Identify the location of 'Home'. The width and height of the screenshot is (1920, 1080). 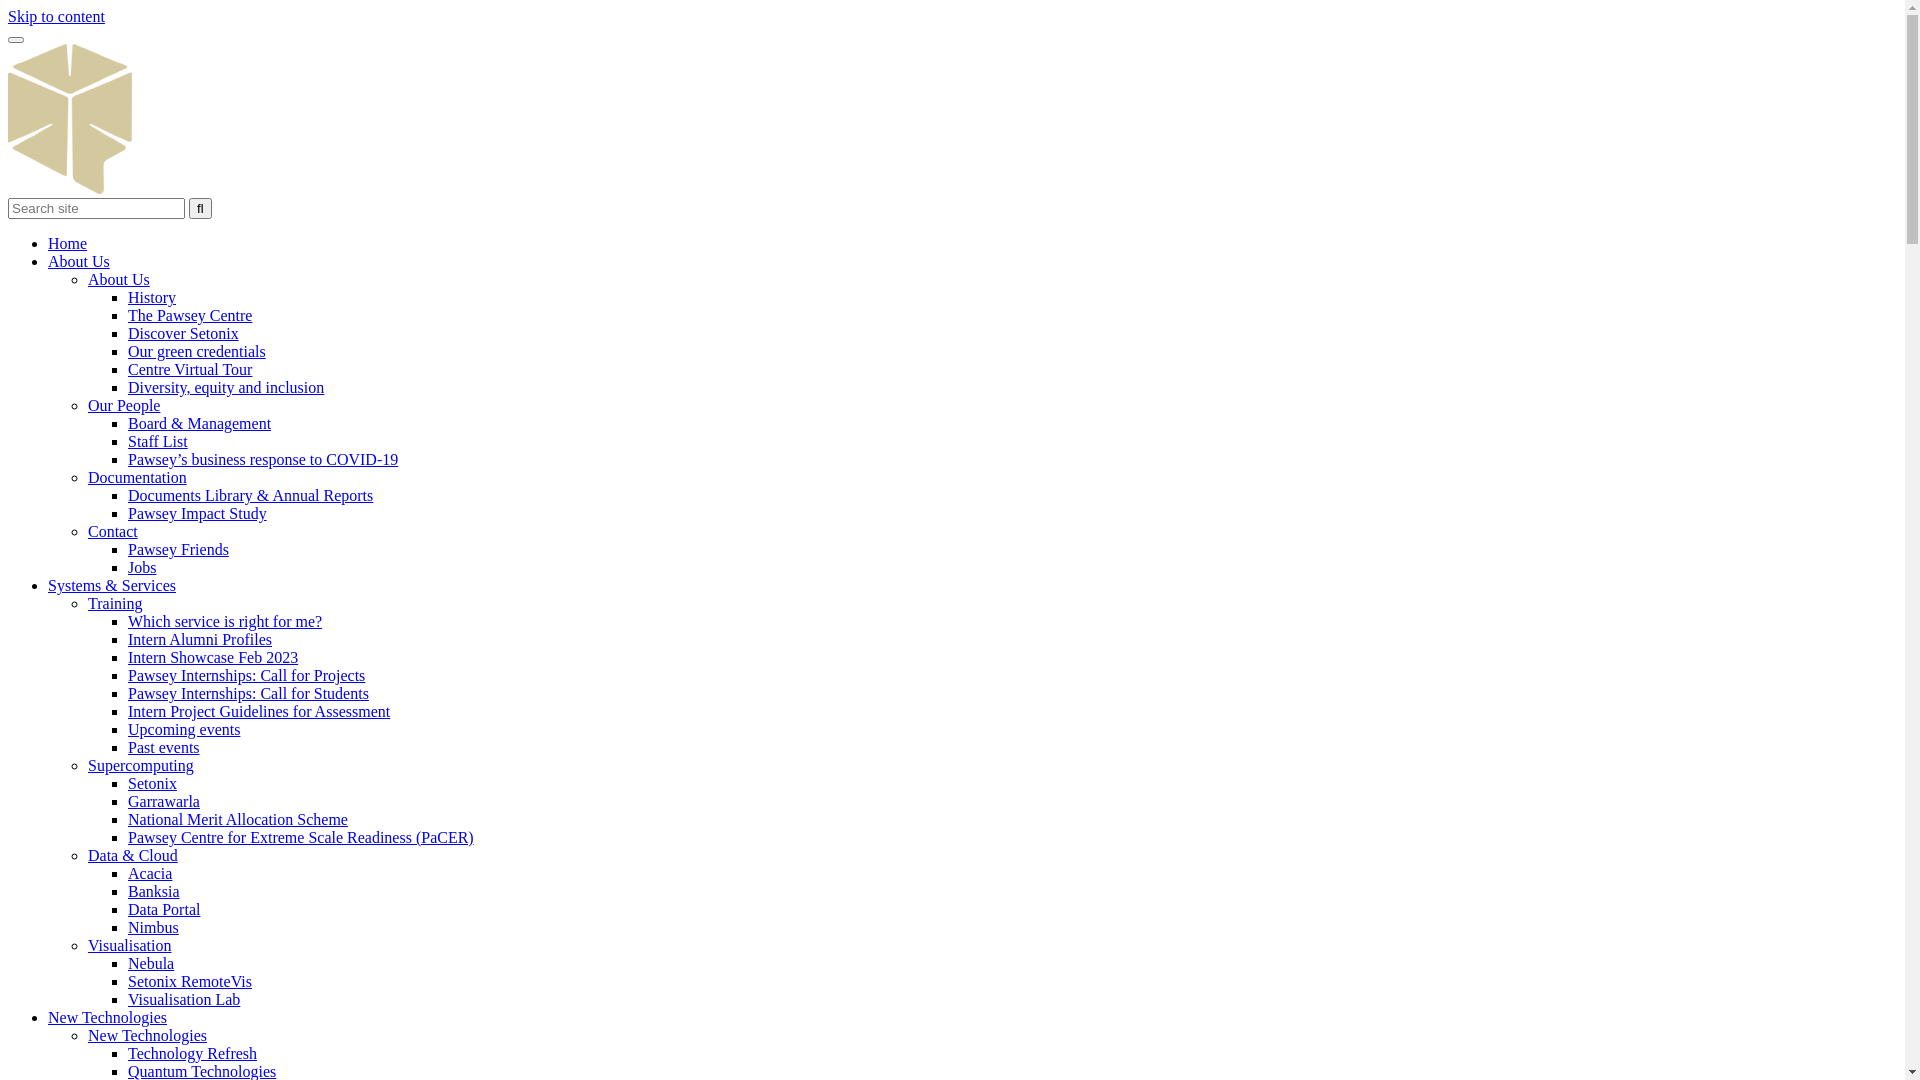
(67, 242).